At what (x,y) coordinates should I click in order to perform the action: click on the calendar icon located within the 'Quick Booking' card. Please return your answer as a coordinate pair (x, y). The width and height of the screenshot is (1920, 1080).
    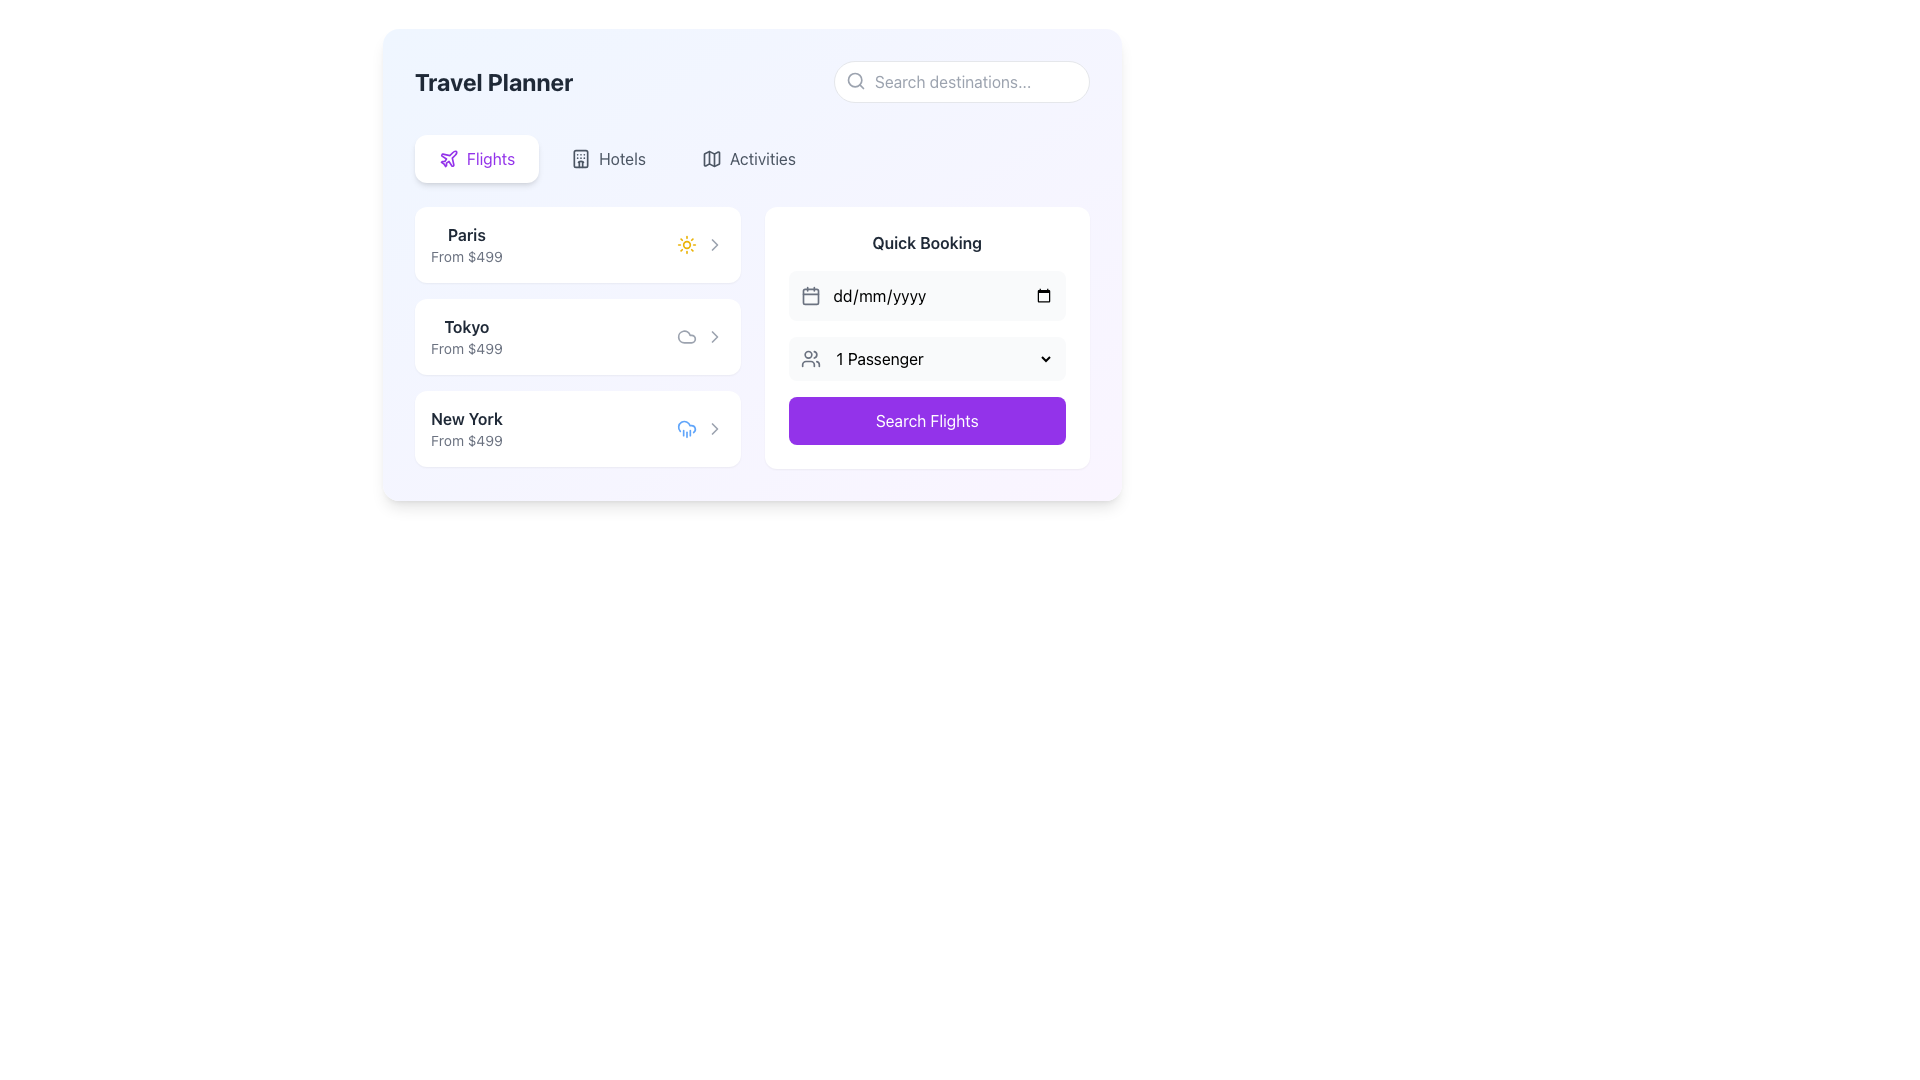
    Looking at the image, I should click on (810, 296).